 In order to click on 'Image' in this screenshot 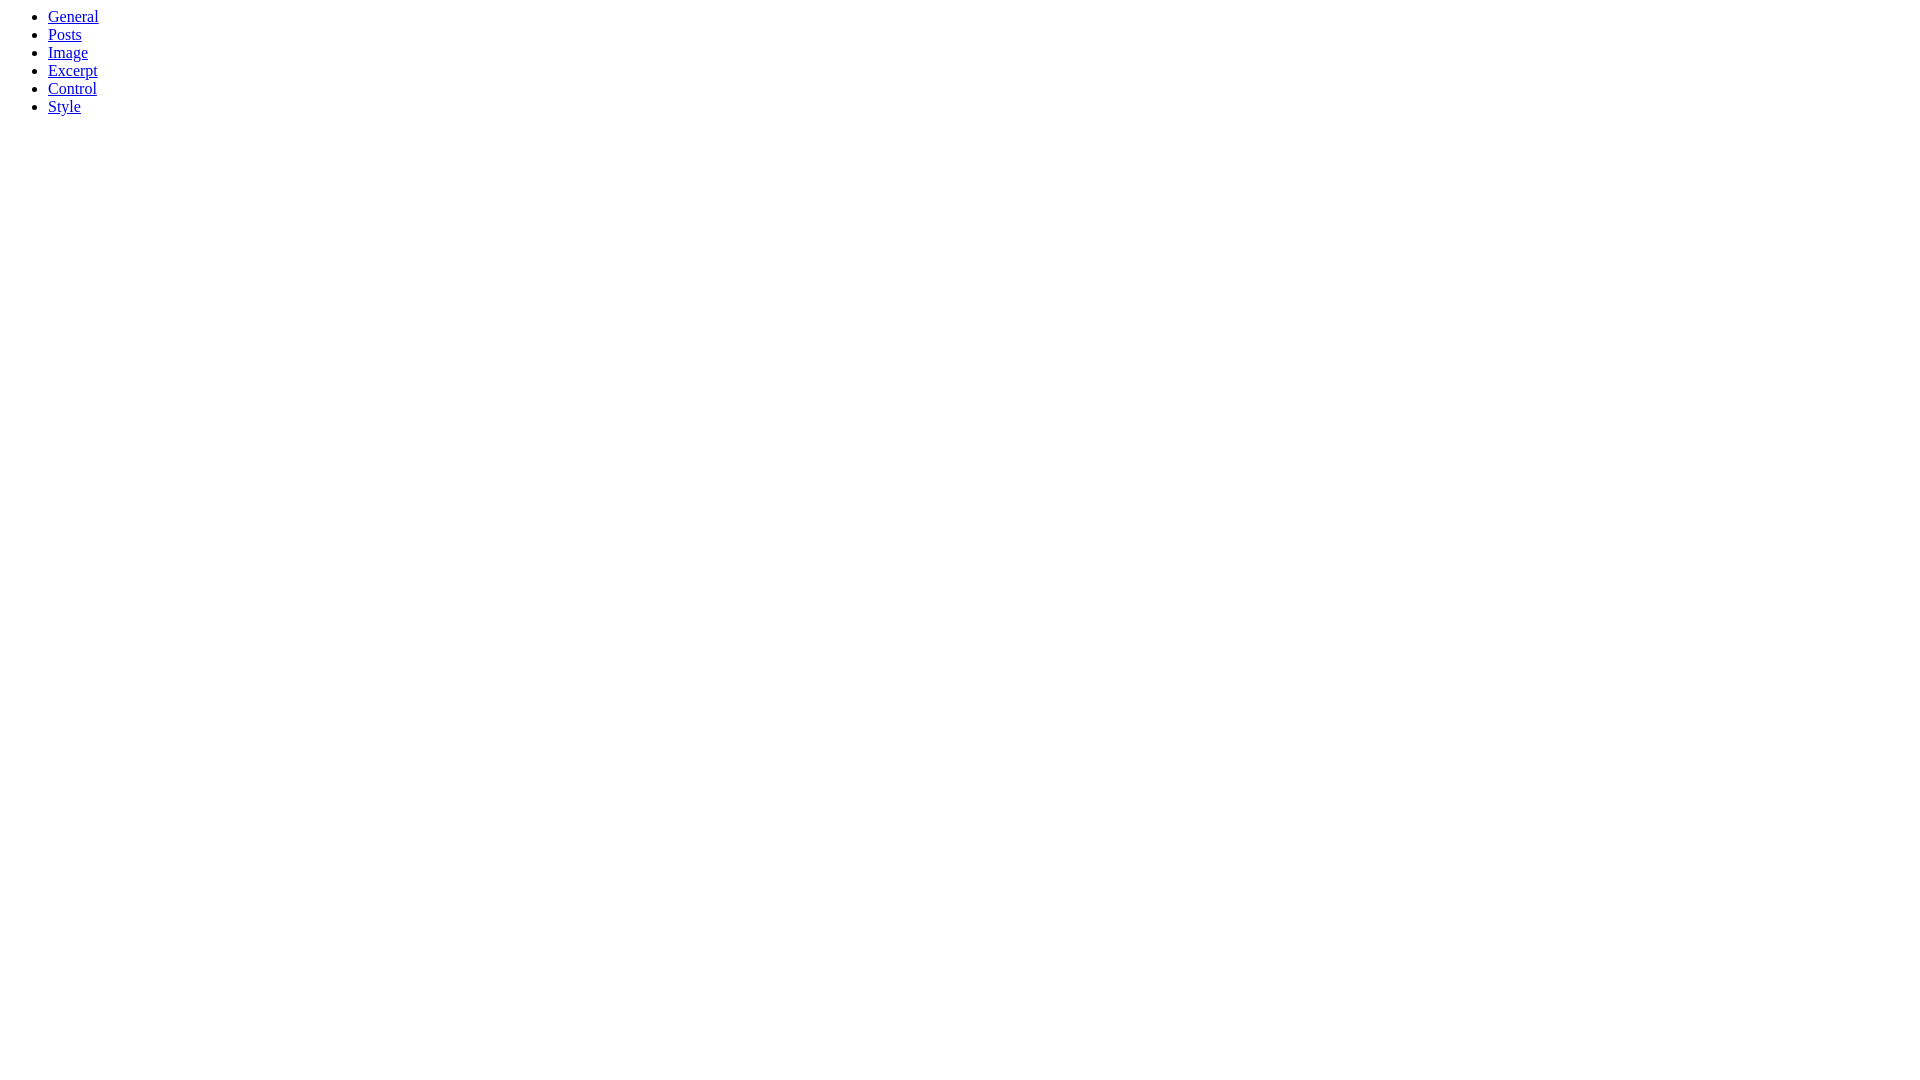, I will do `click(48, 51)`.